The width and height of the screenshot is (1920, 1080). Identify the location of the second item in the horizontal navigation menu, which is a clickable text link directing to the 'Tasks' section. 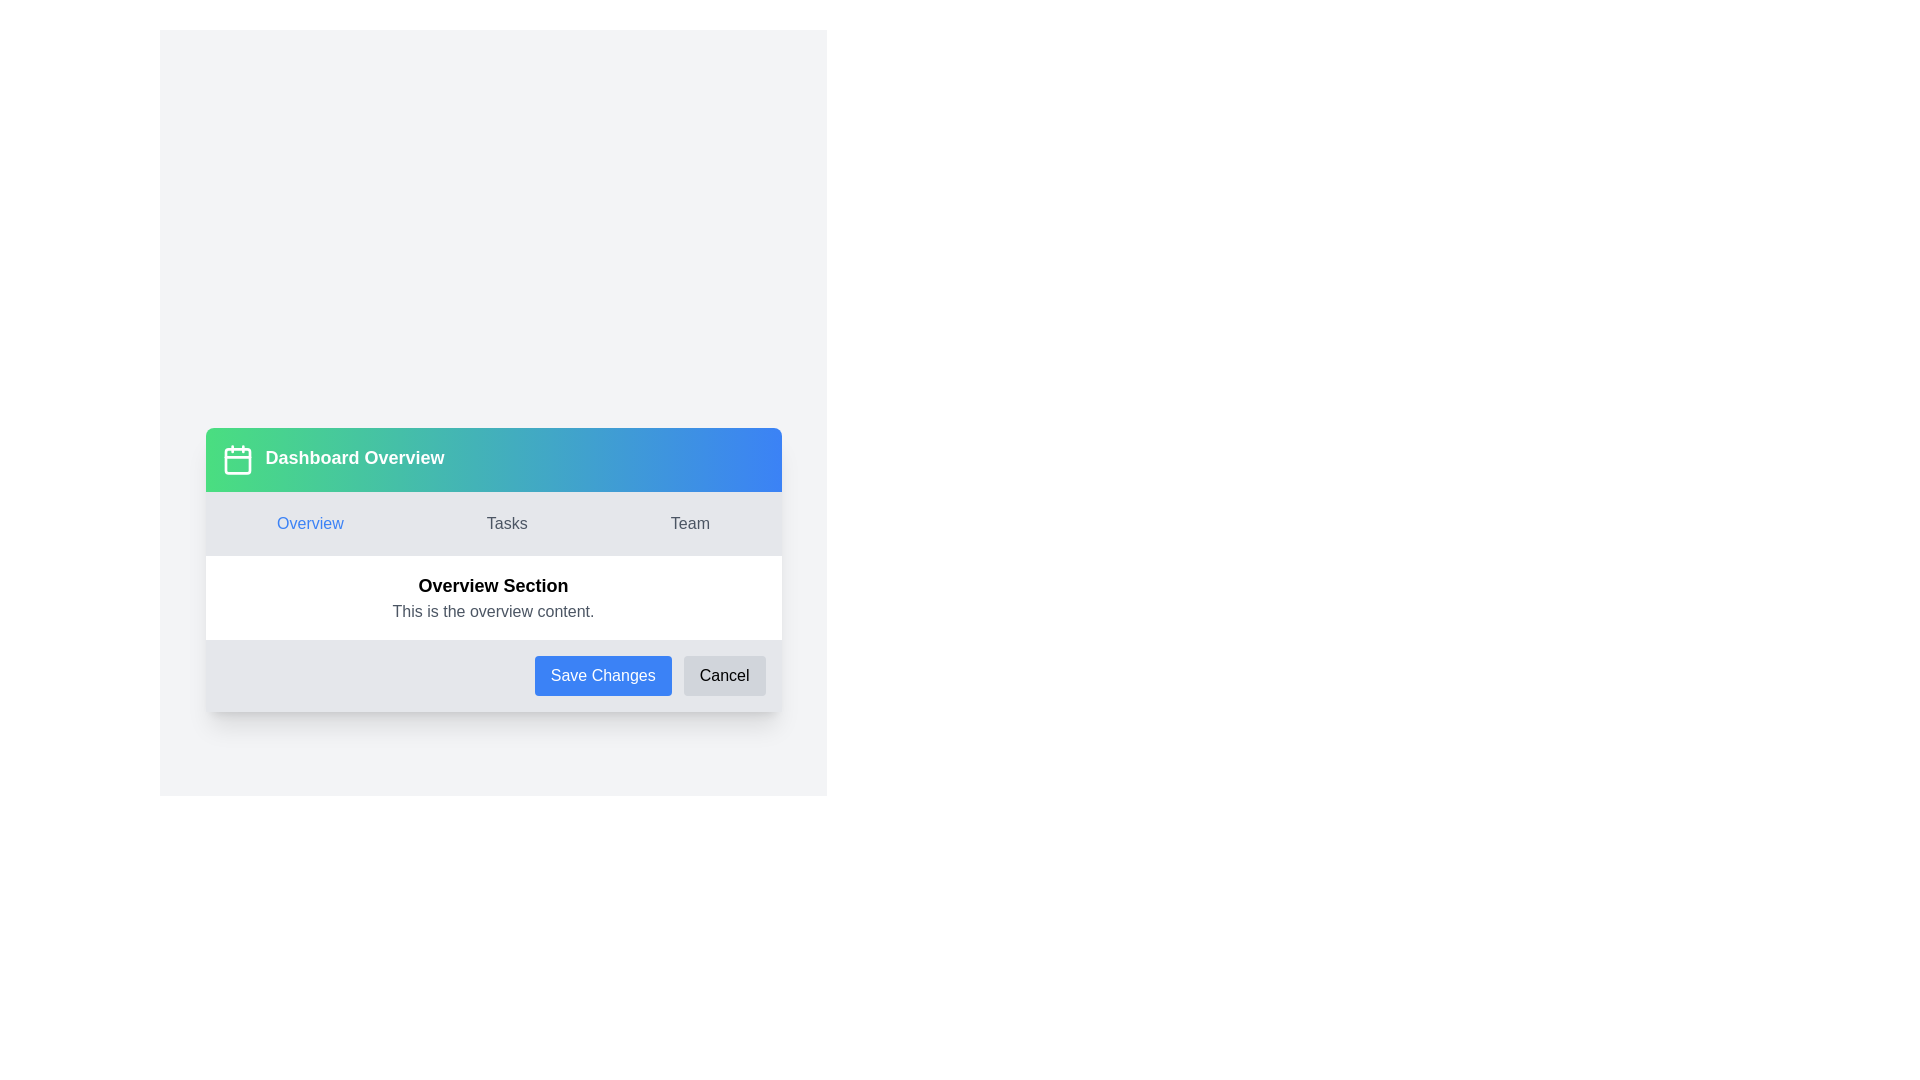
(507, 523).